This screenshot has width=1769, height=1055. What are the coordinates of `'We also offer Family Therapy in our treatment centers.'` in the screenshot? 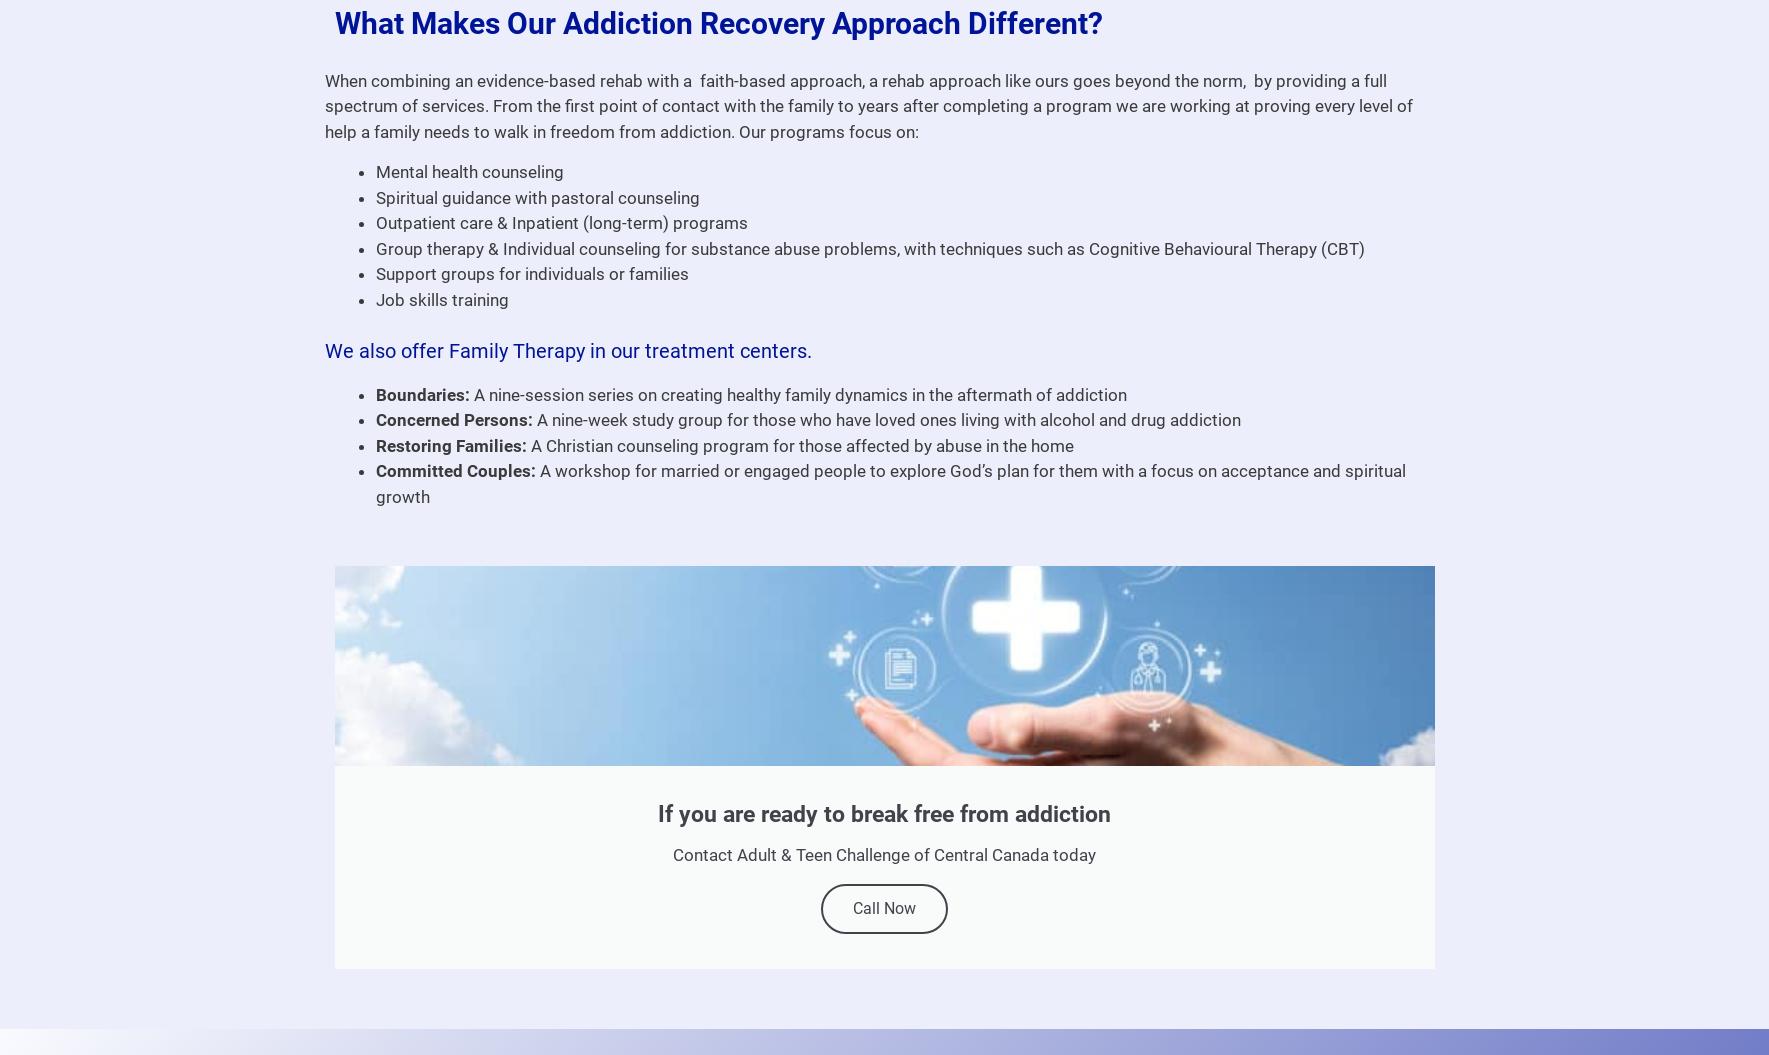 It's located at (567, 349).